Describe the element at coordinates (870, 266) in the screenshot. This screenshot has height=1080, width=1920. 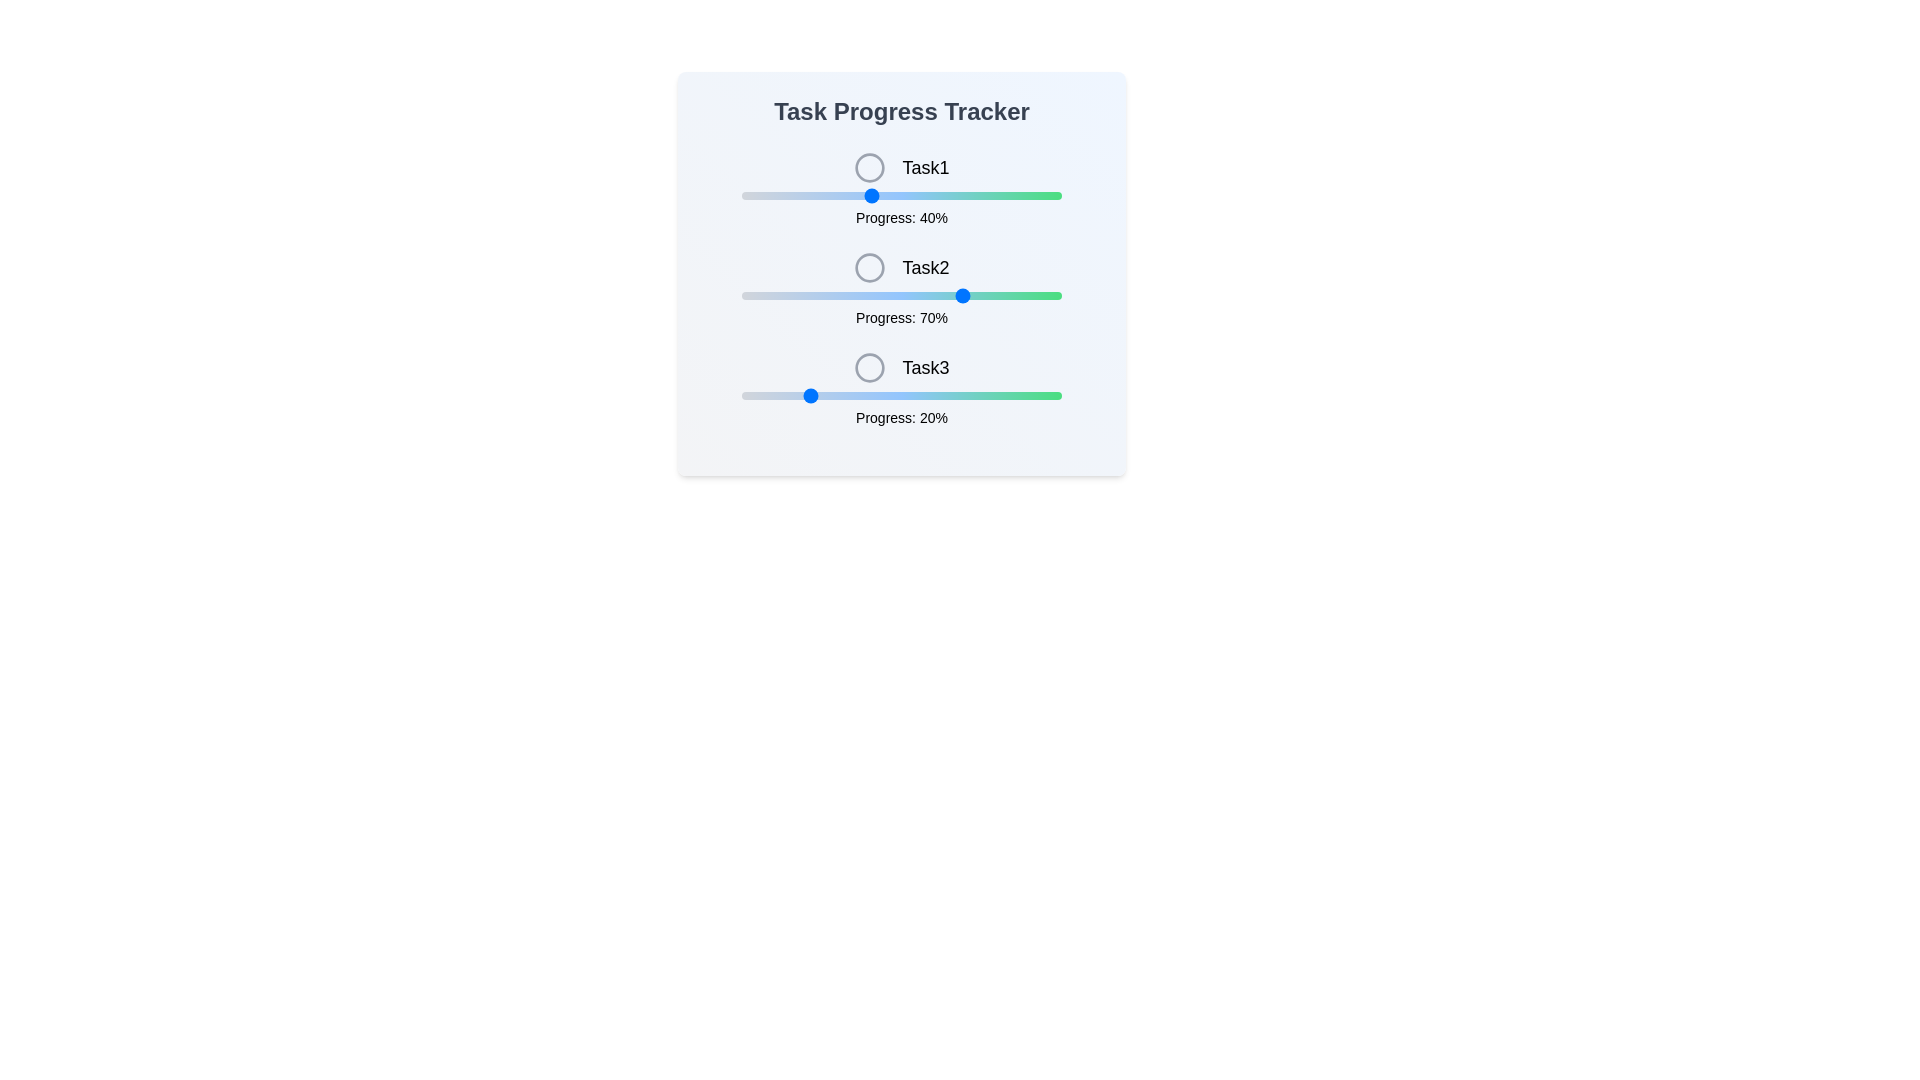
I see `the icon for Task2` at that location.